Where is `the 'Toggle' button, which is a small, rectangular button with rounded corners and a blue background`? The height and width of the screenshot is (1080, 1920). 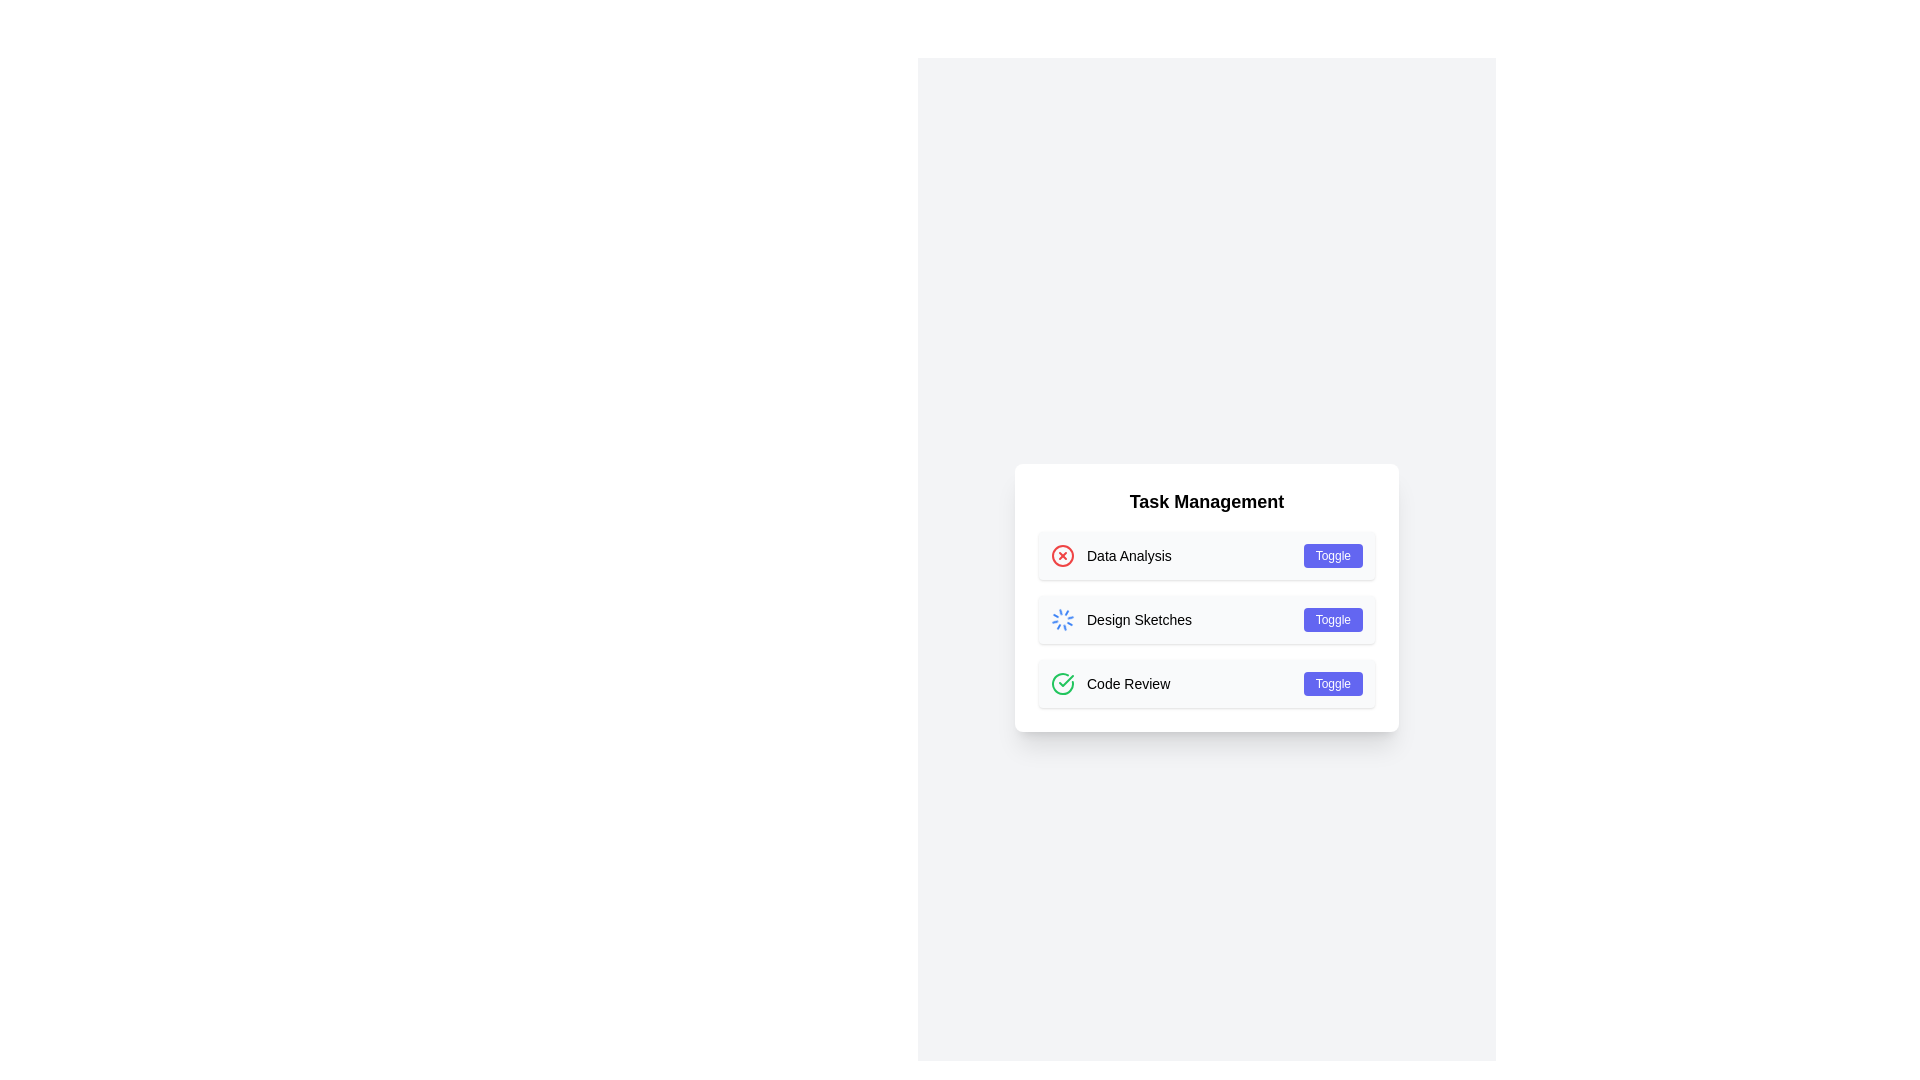
the 'Toggle' button, which is a small, rectangular button with rounded corners and a blue background is located at coordinates (1333, 682).